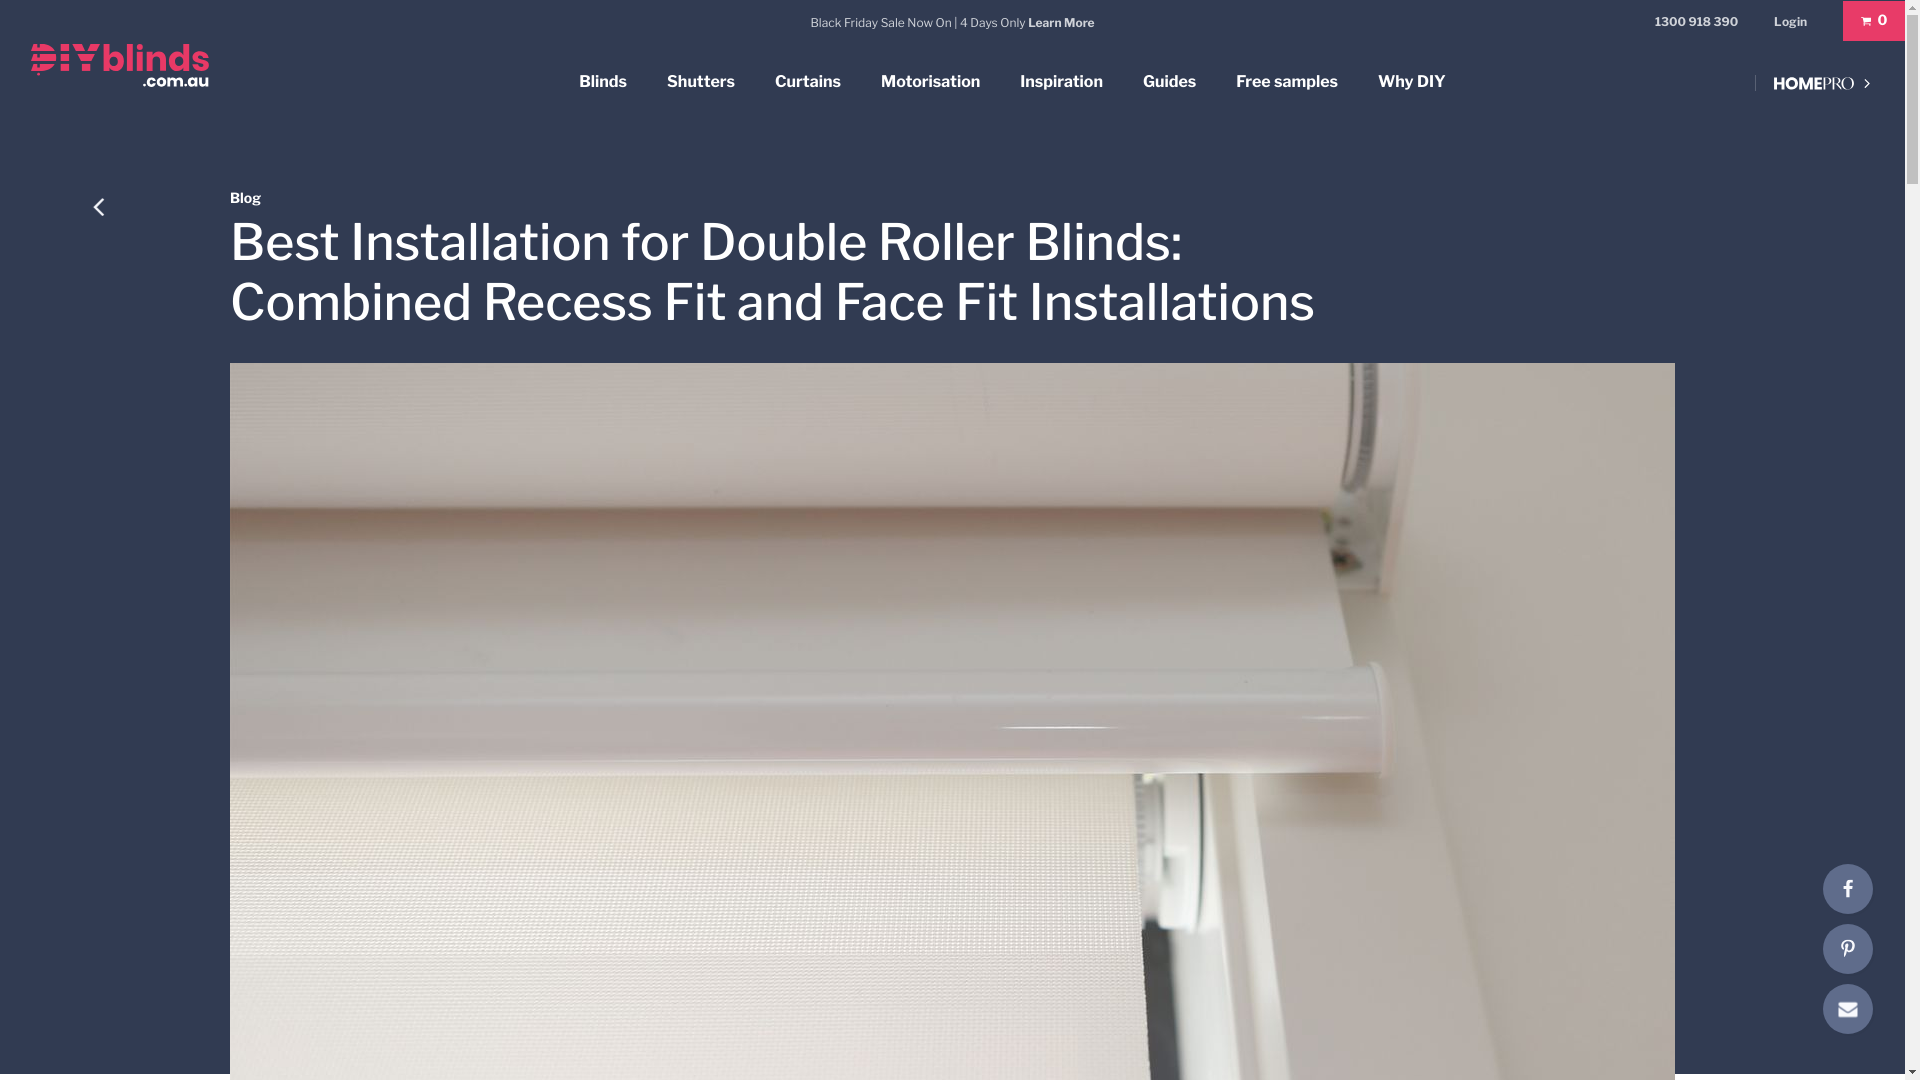 This screenshot has width=1920, height=1080. What do you see at coordinates (96, 205) in the screenshot?
I see `'Back'` at bounding box center [96, 205].